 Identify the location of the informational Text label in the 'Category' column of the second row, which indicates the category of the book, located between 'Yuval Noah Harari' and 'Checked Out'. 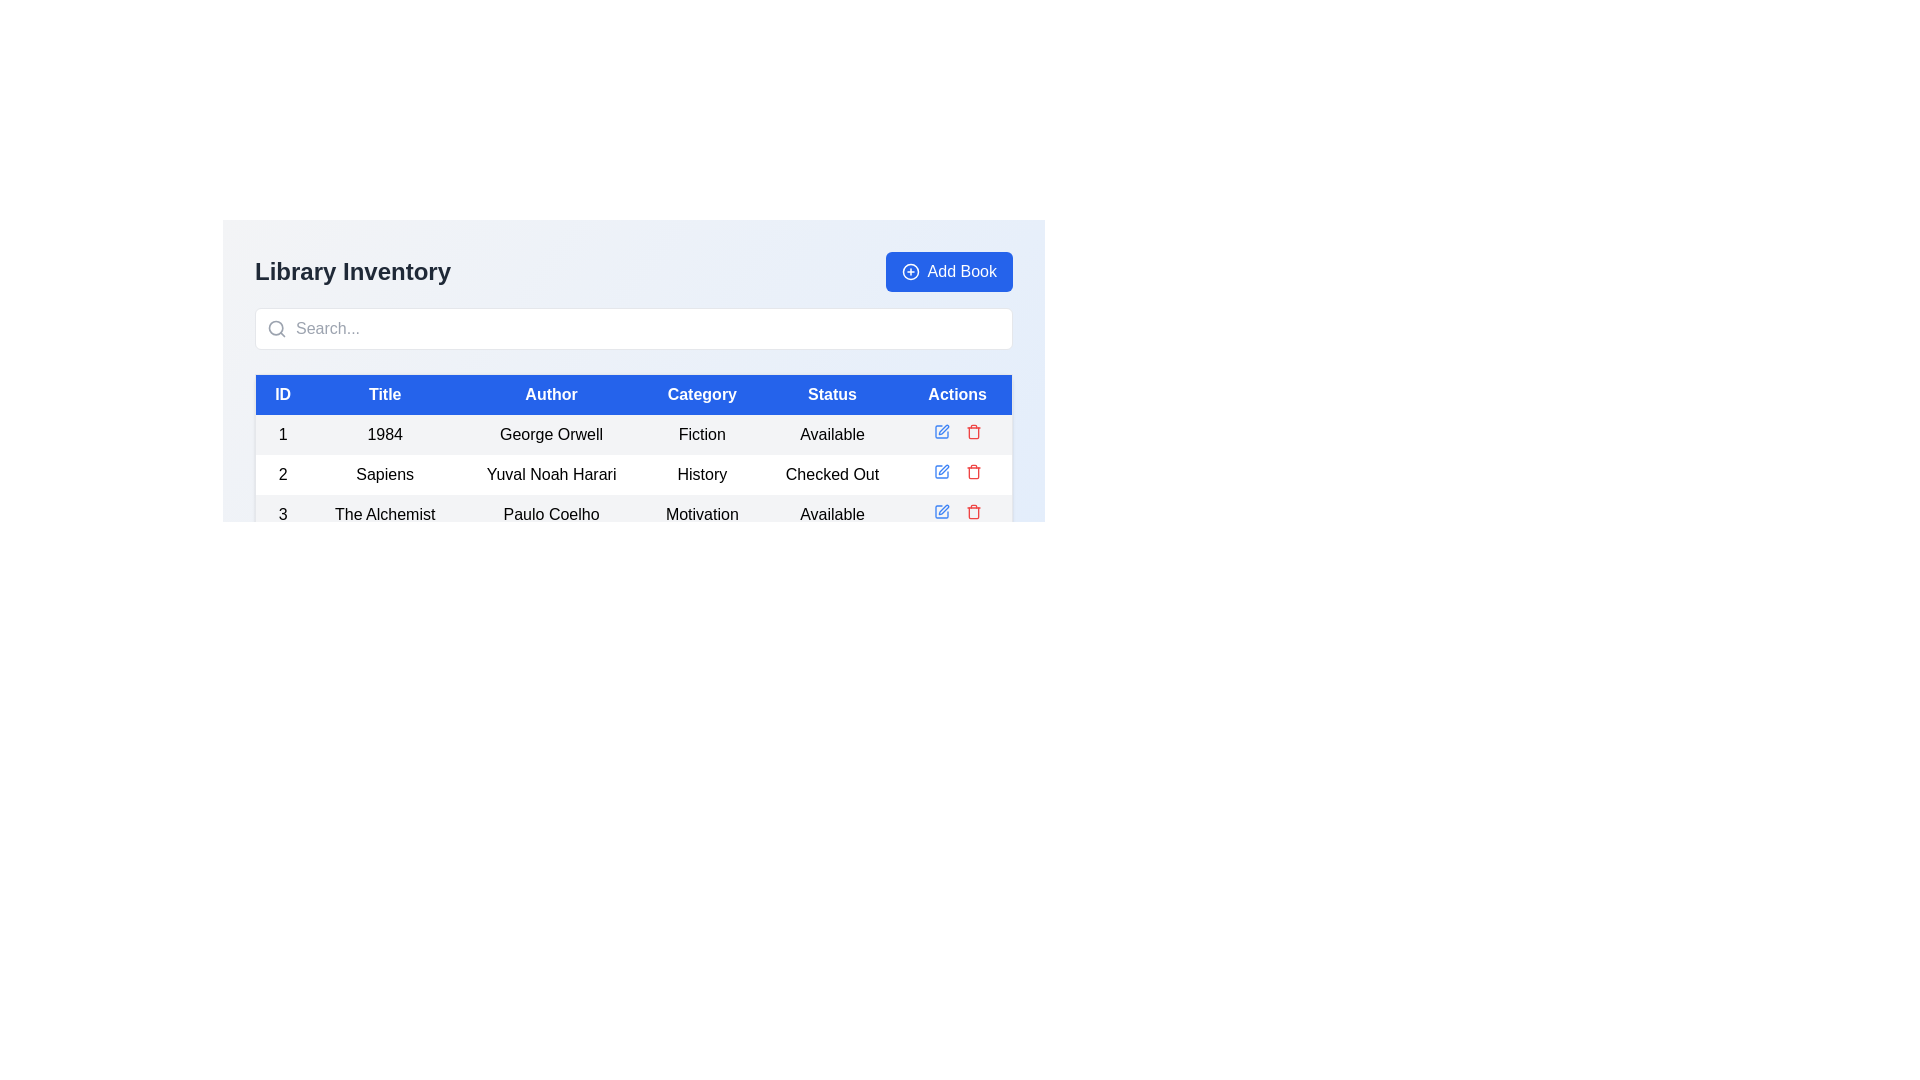
(702, 474).